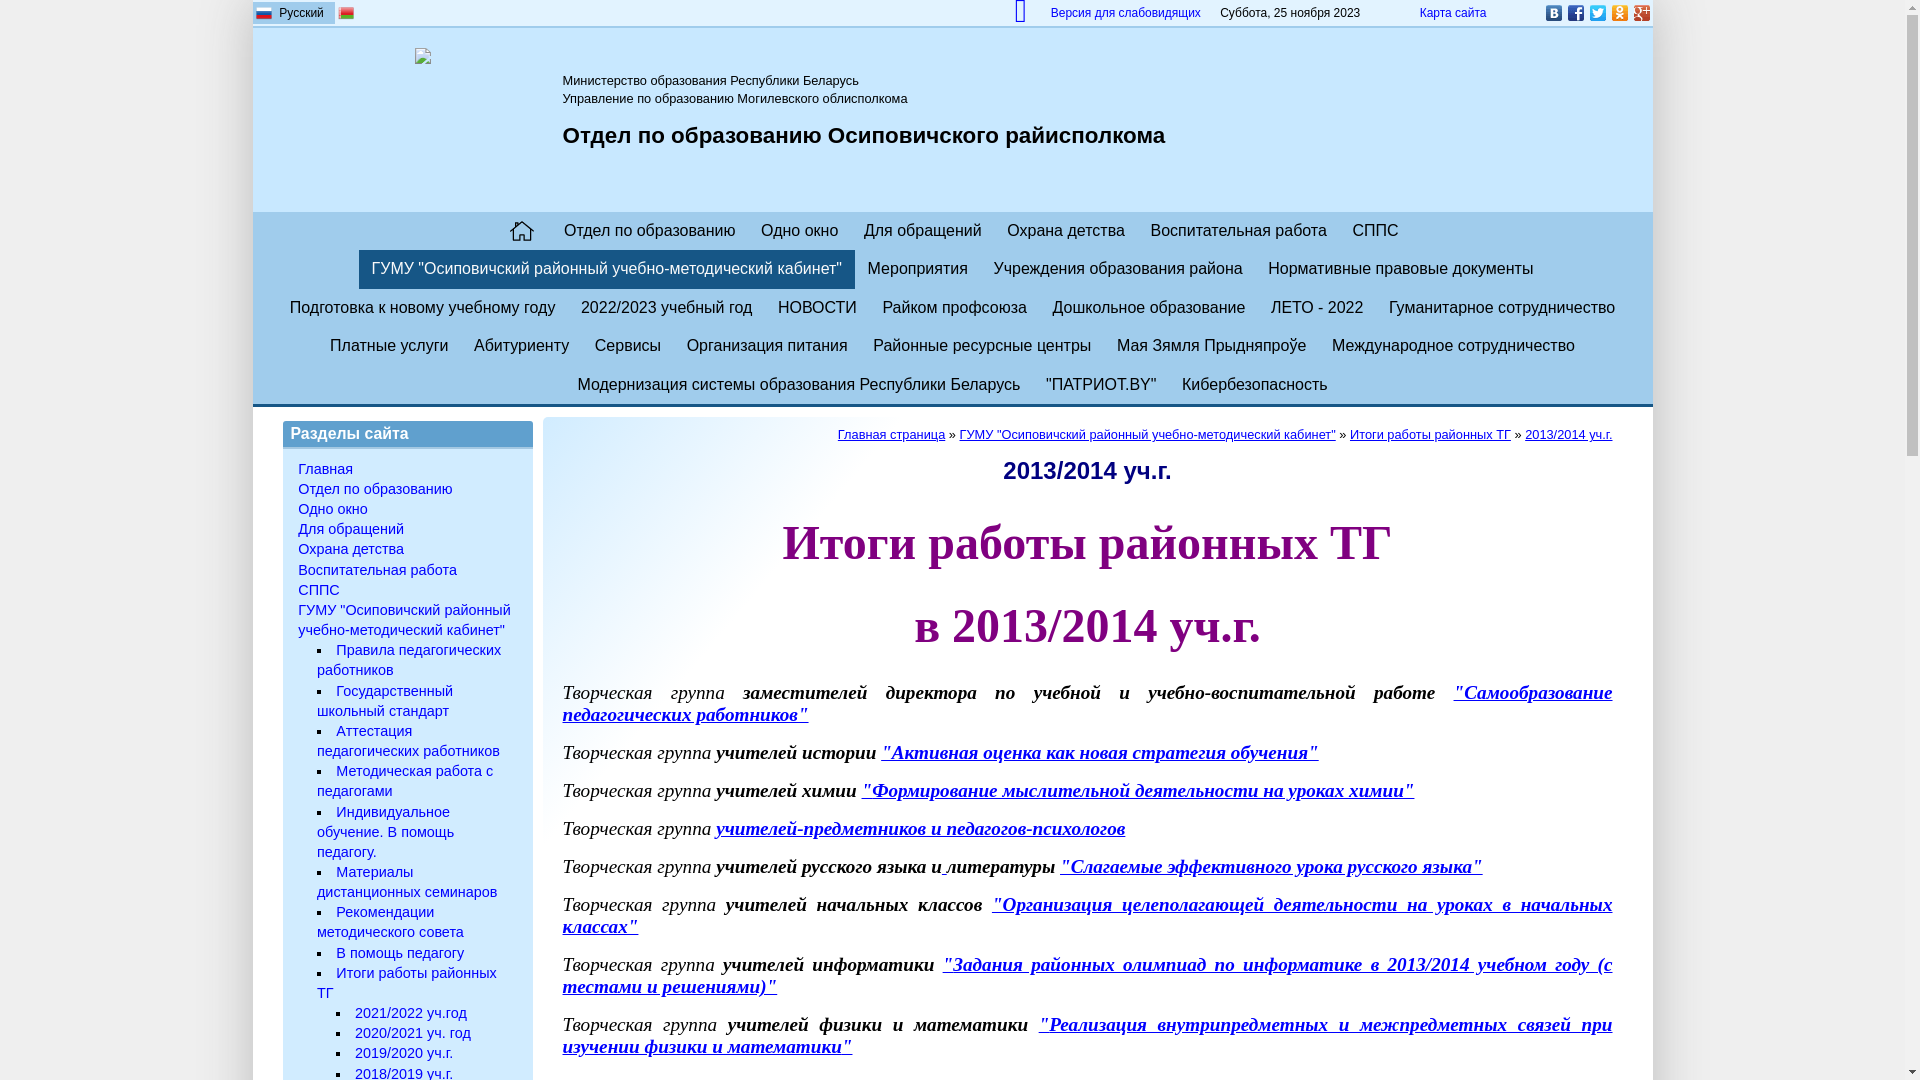 The image size is (1920, 1080). I want to click on '"', so click(947, 963).